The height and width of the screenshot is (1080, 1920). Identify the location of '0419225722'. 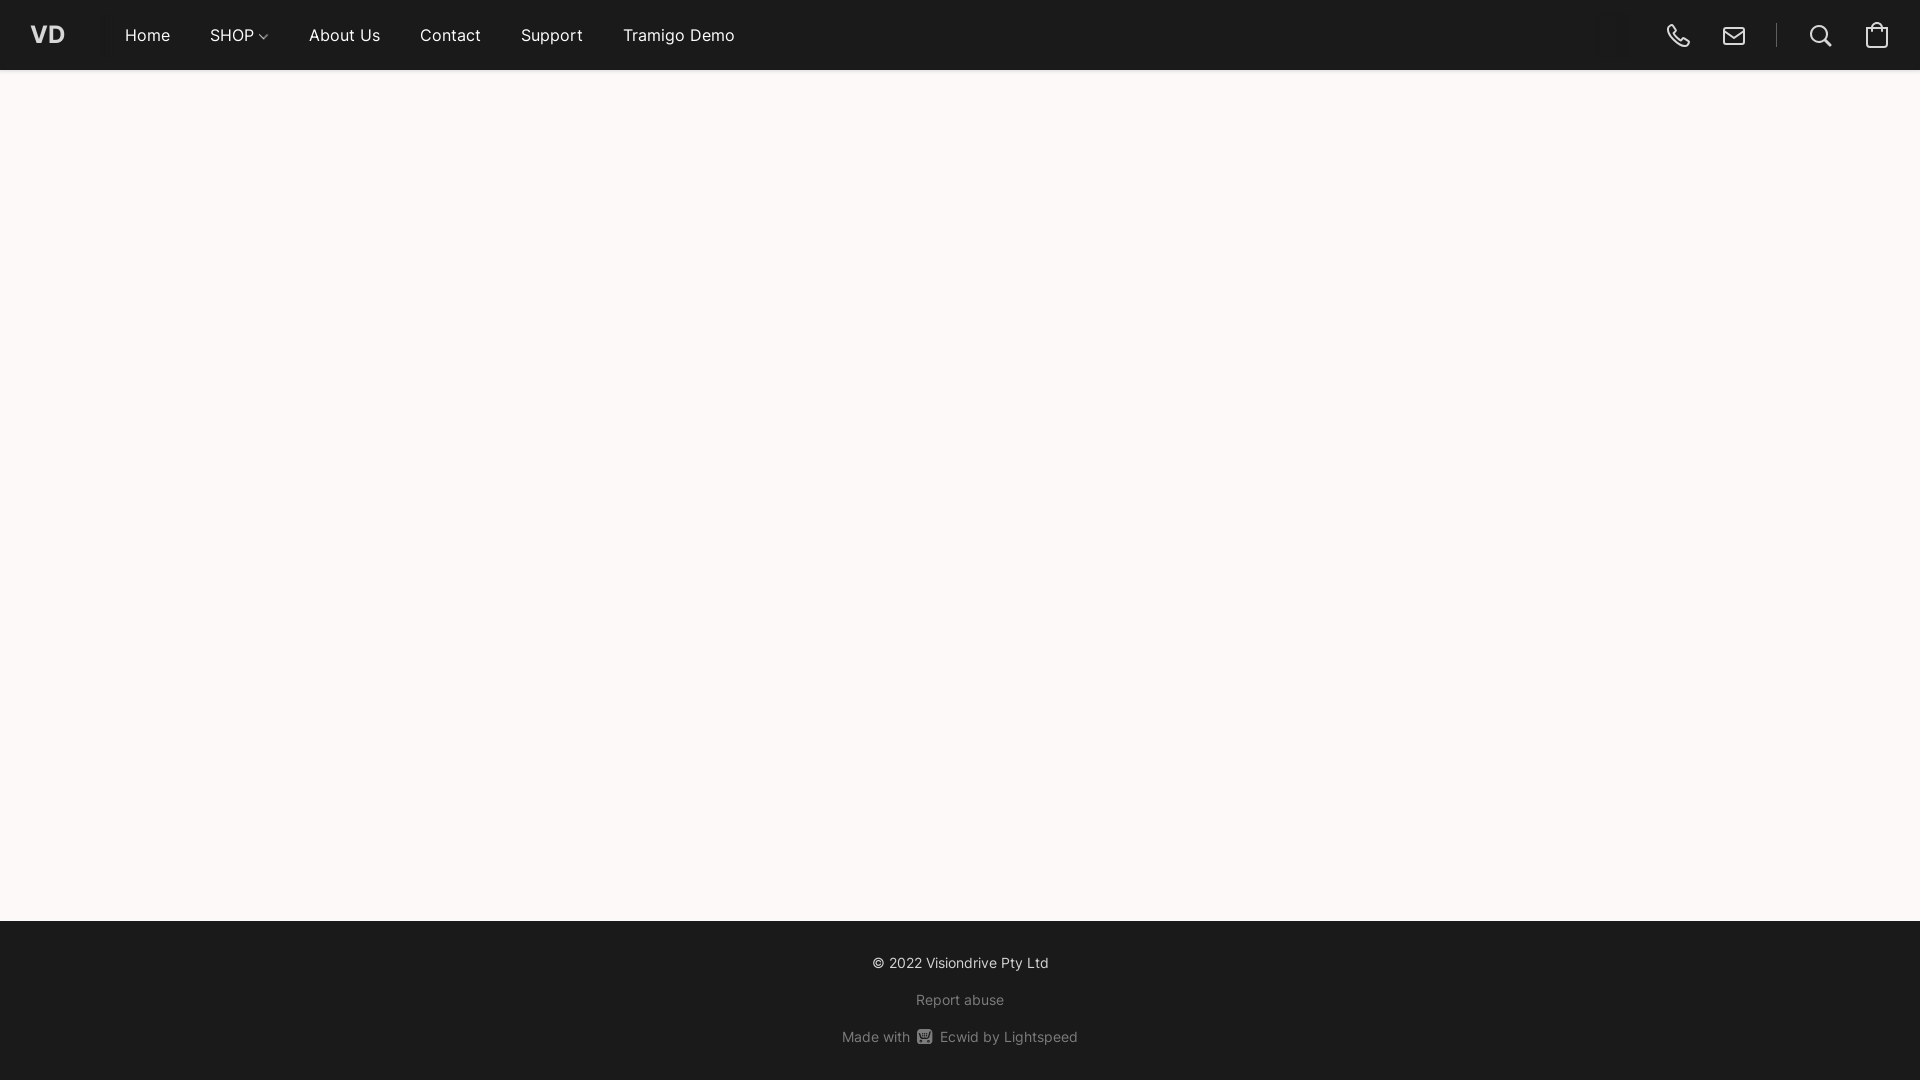
(1678, 34).